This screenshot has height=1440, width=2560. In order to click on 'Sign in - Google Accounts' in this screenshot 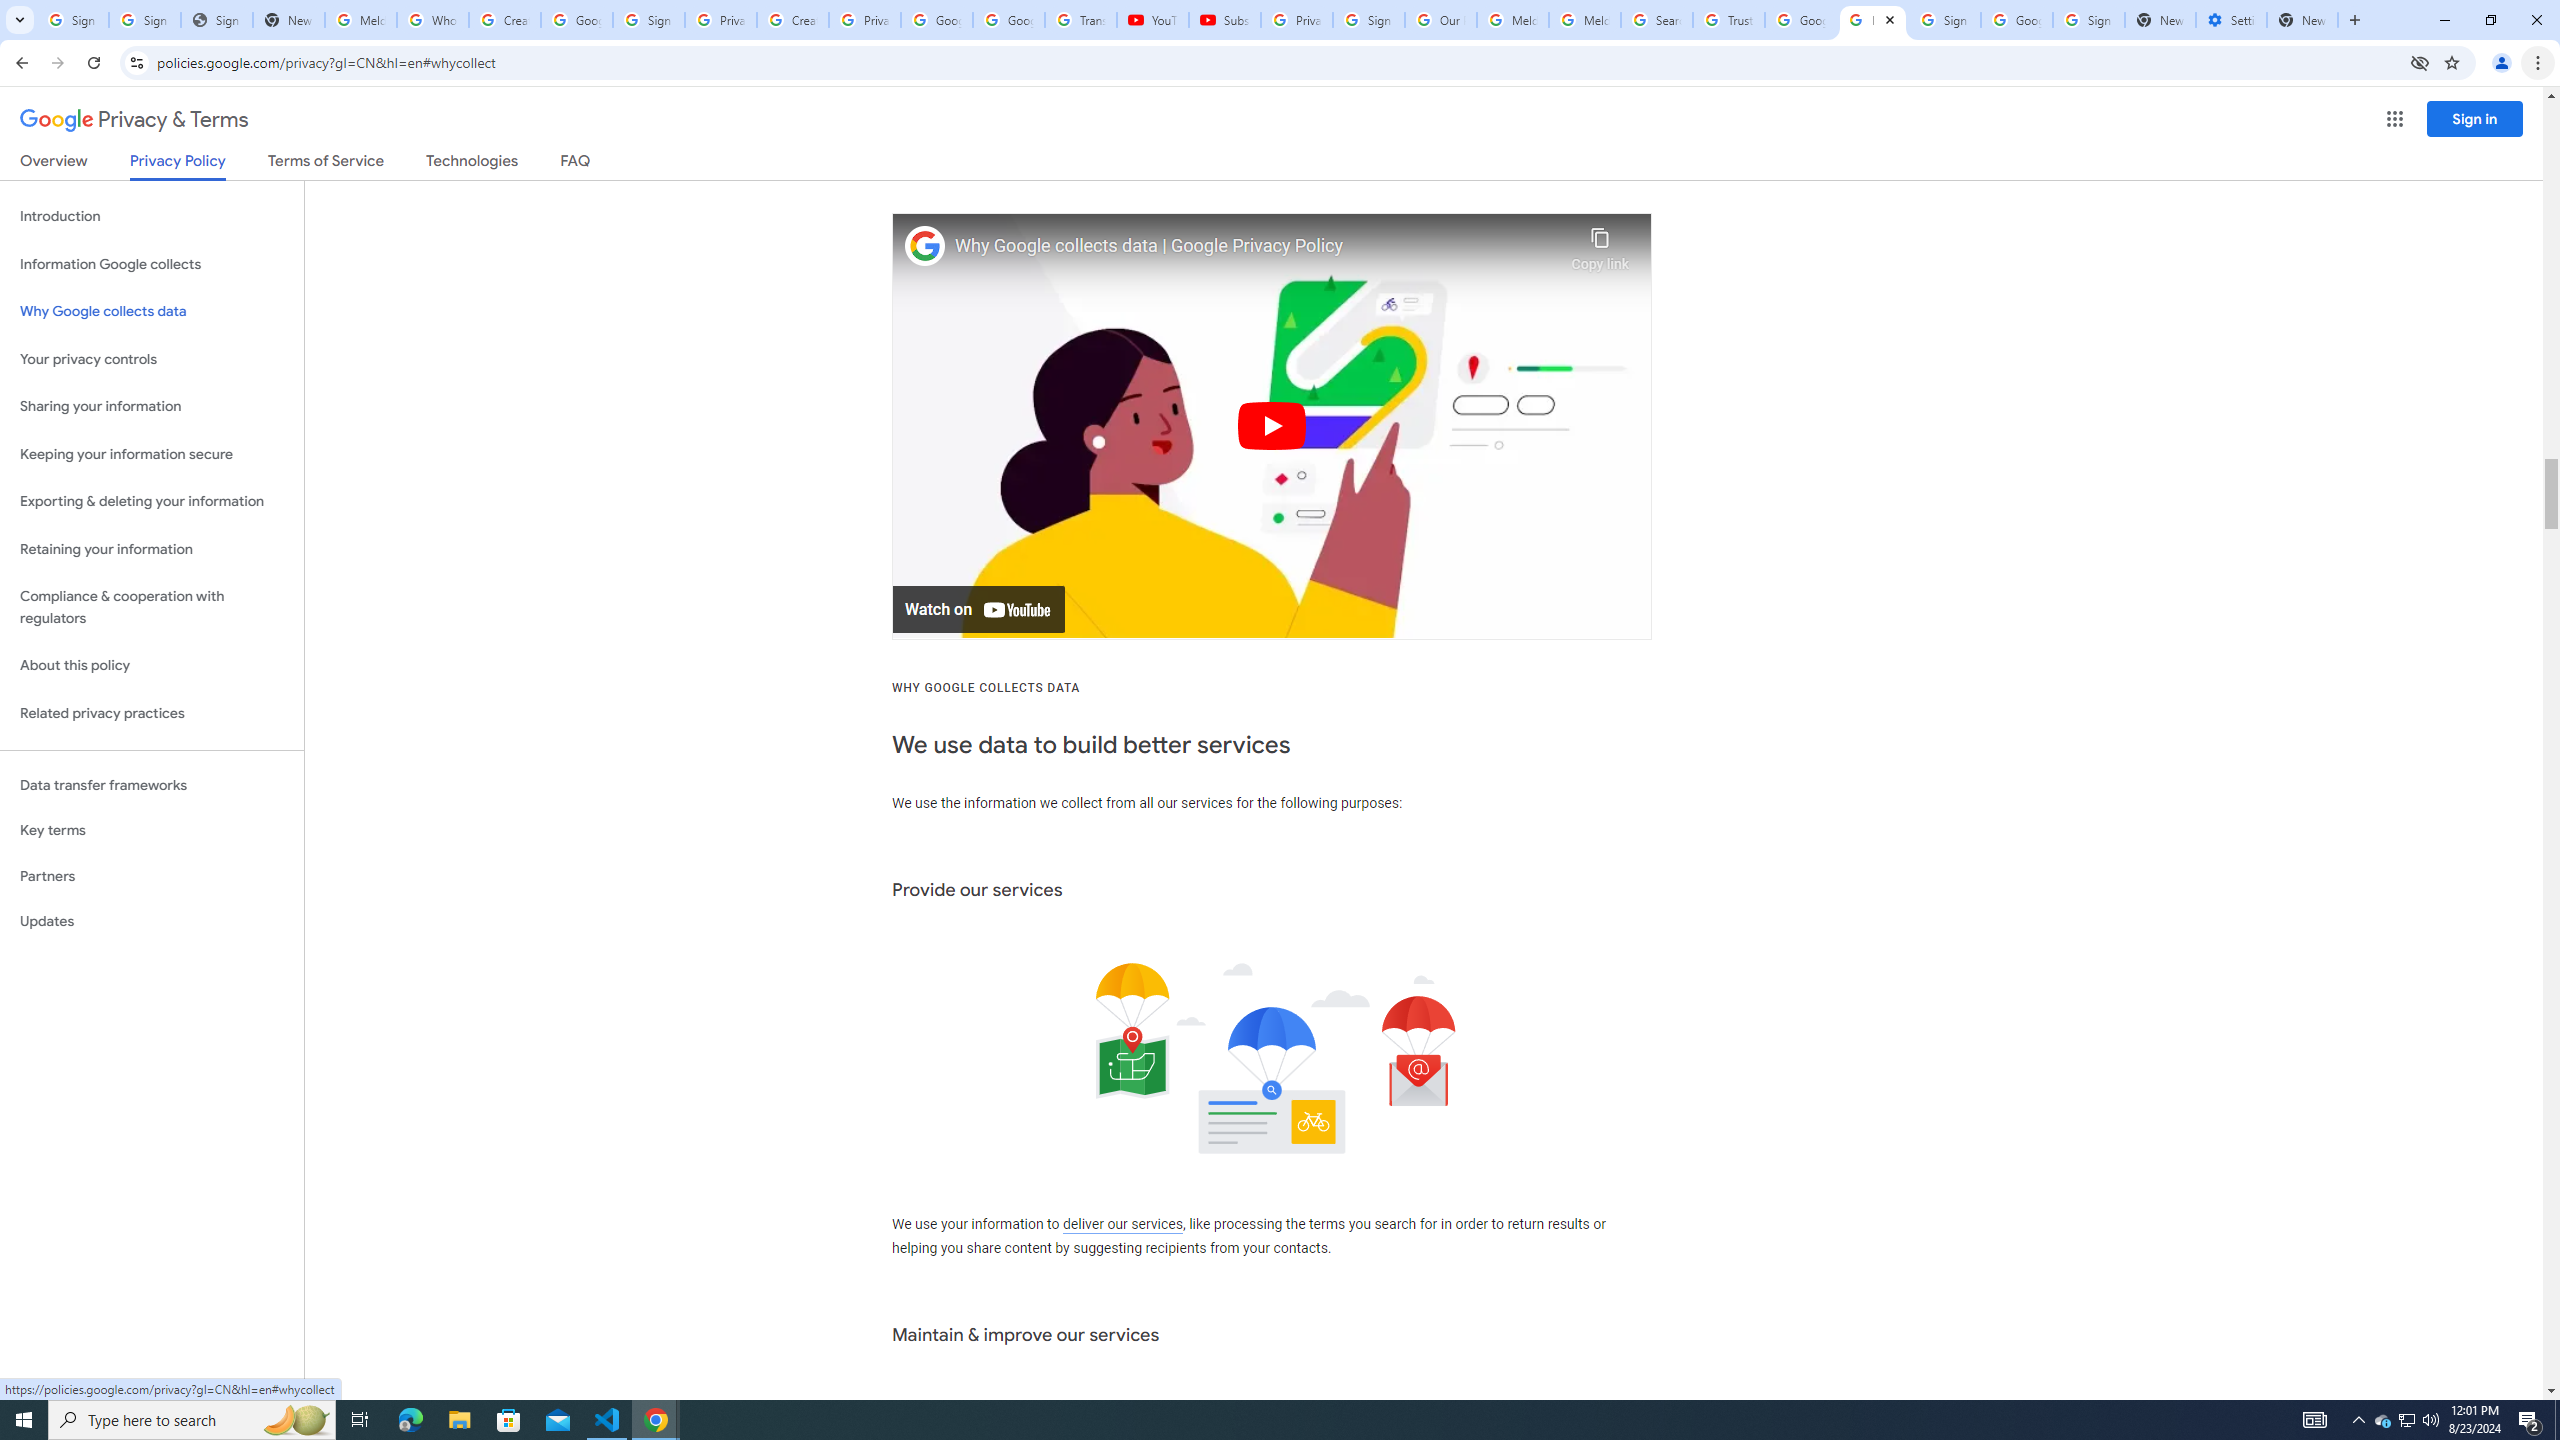, I will do `click(1944, 19)`.